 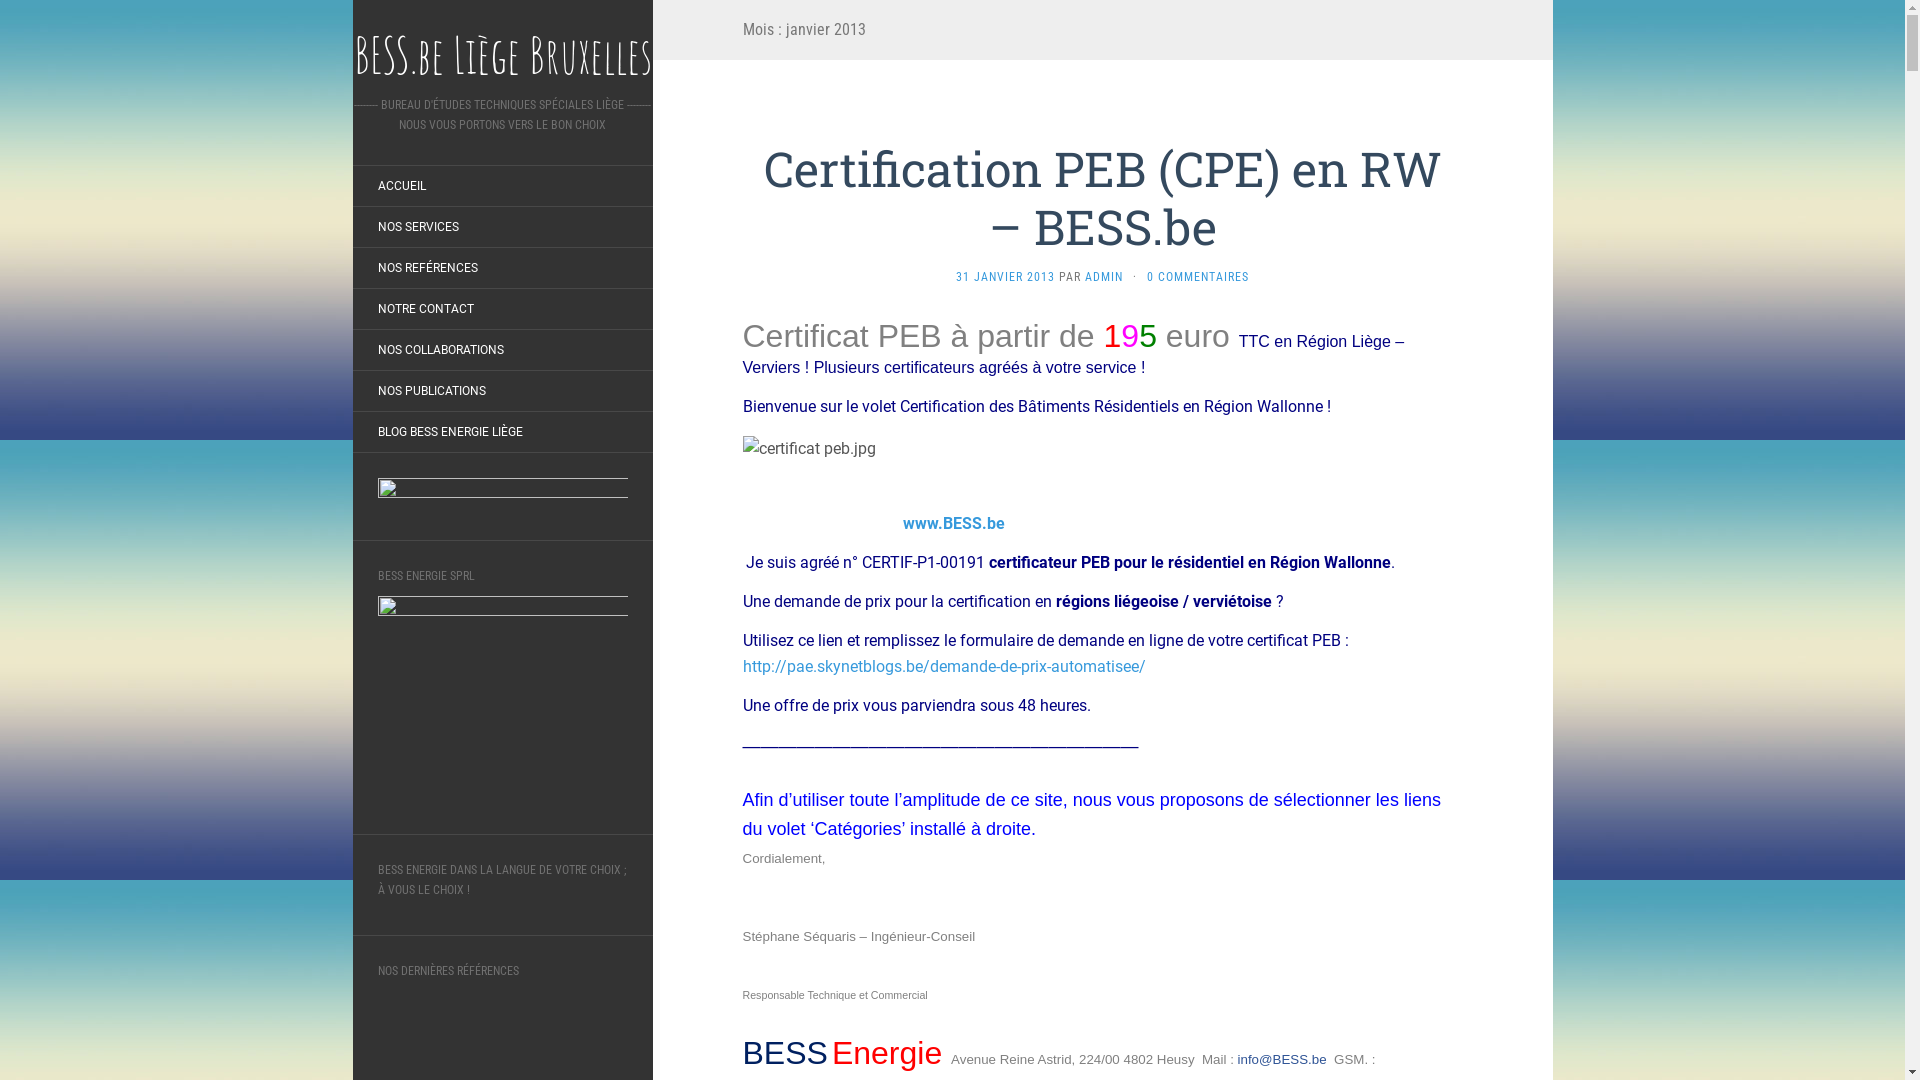 What do you see at coordinates (424, 308) in the screenshot?
I see `'NOTRE CONTACT'` at bounding box center [424, 308].